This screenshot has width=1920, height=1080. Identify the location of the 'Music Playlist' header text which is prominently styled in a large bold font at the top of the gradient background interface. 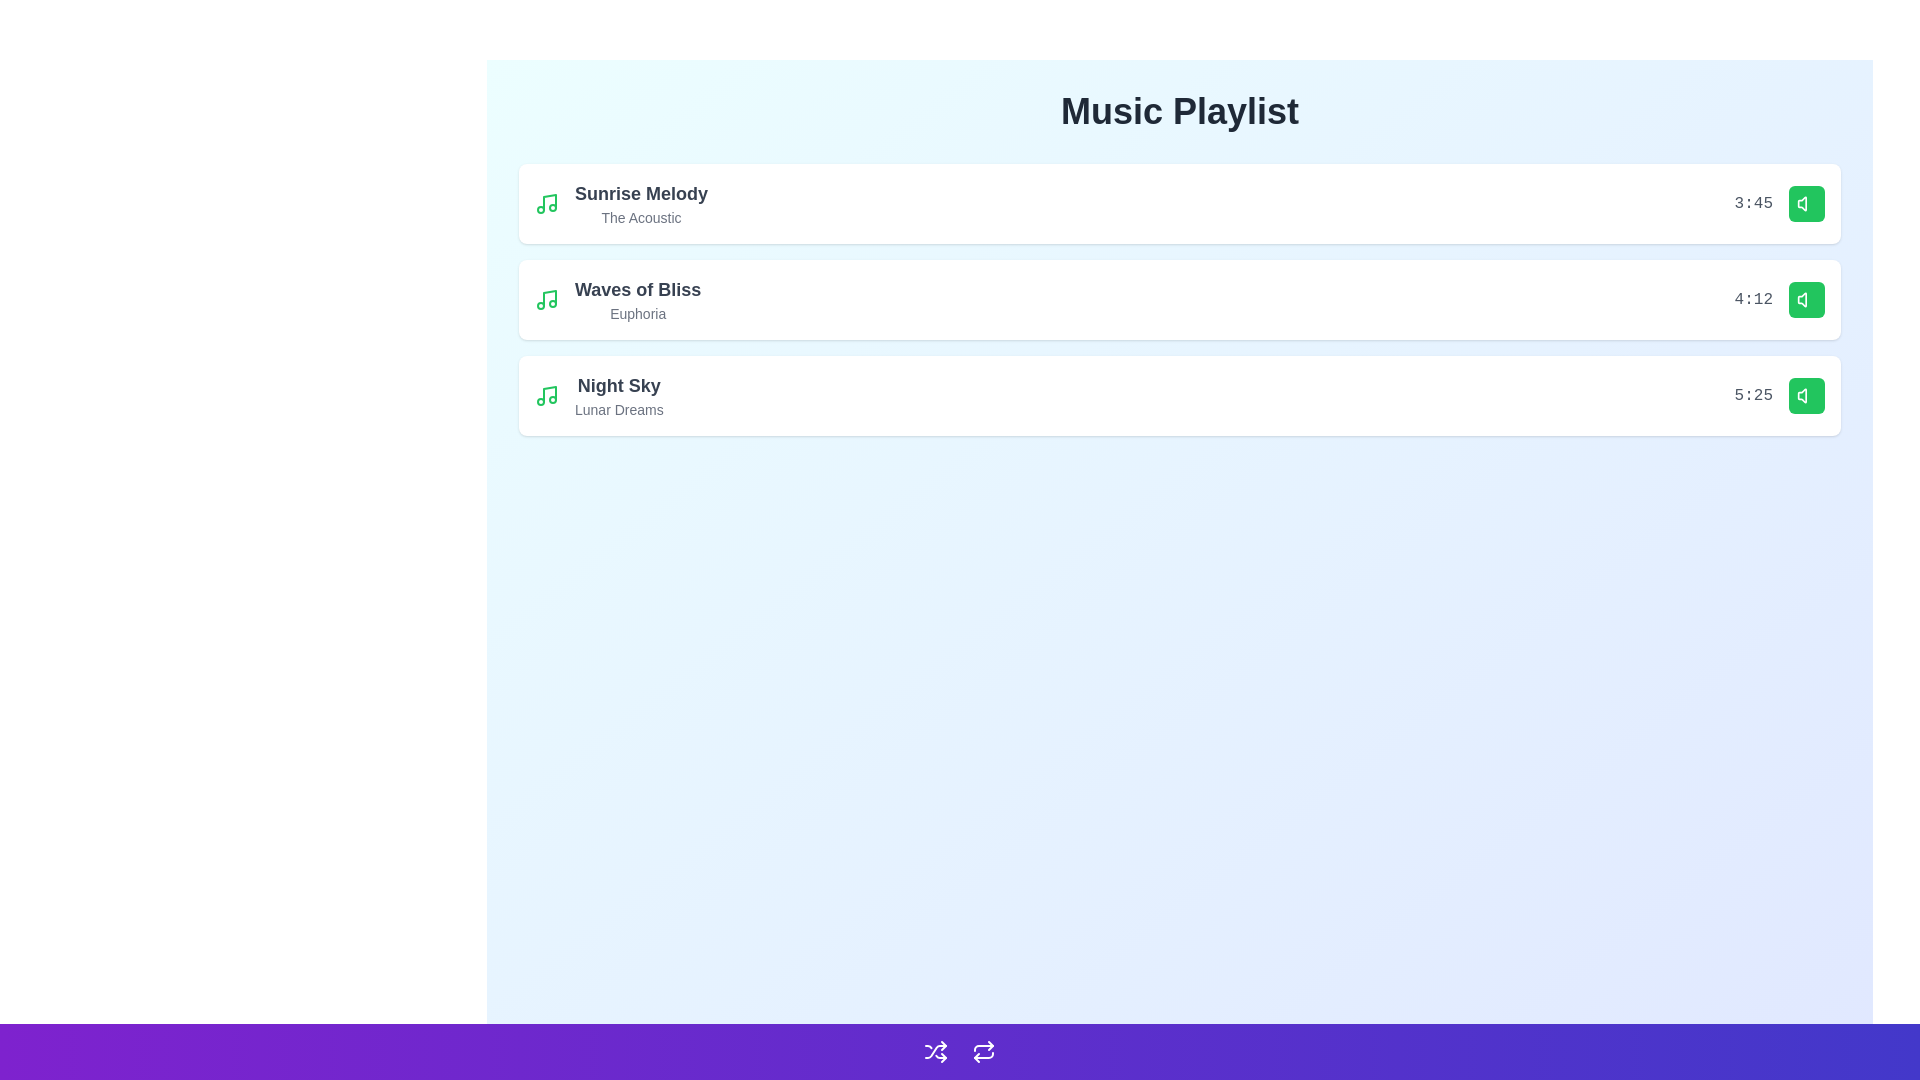
(1180, 111).